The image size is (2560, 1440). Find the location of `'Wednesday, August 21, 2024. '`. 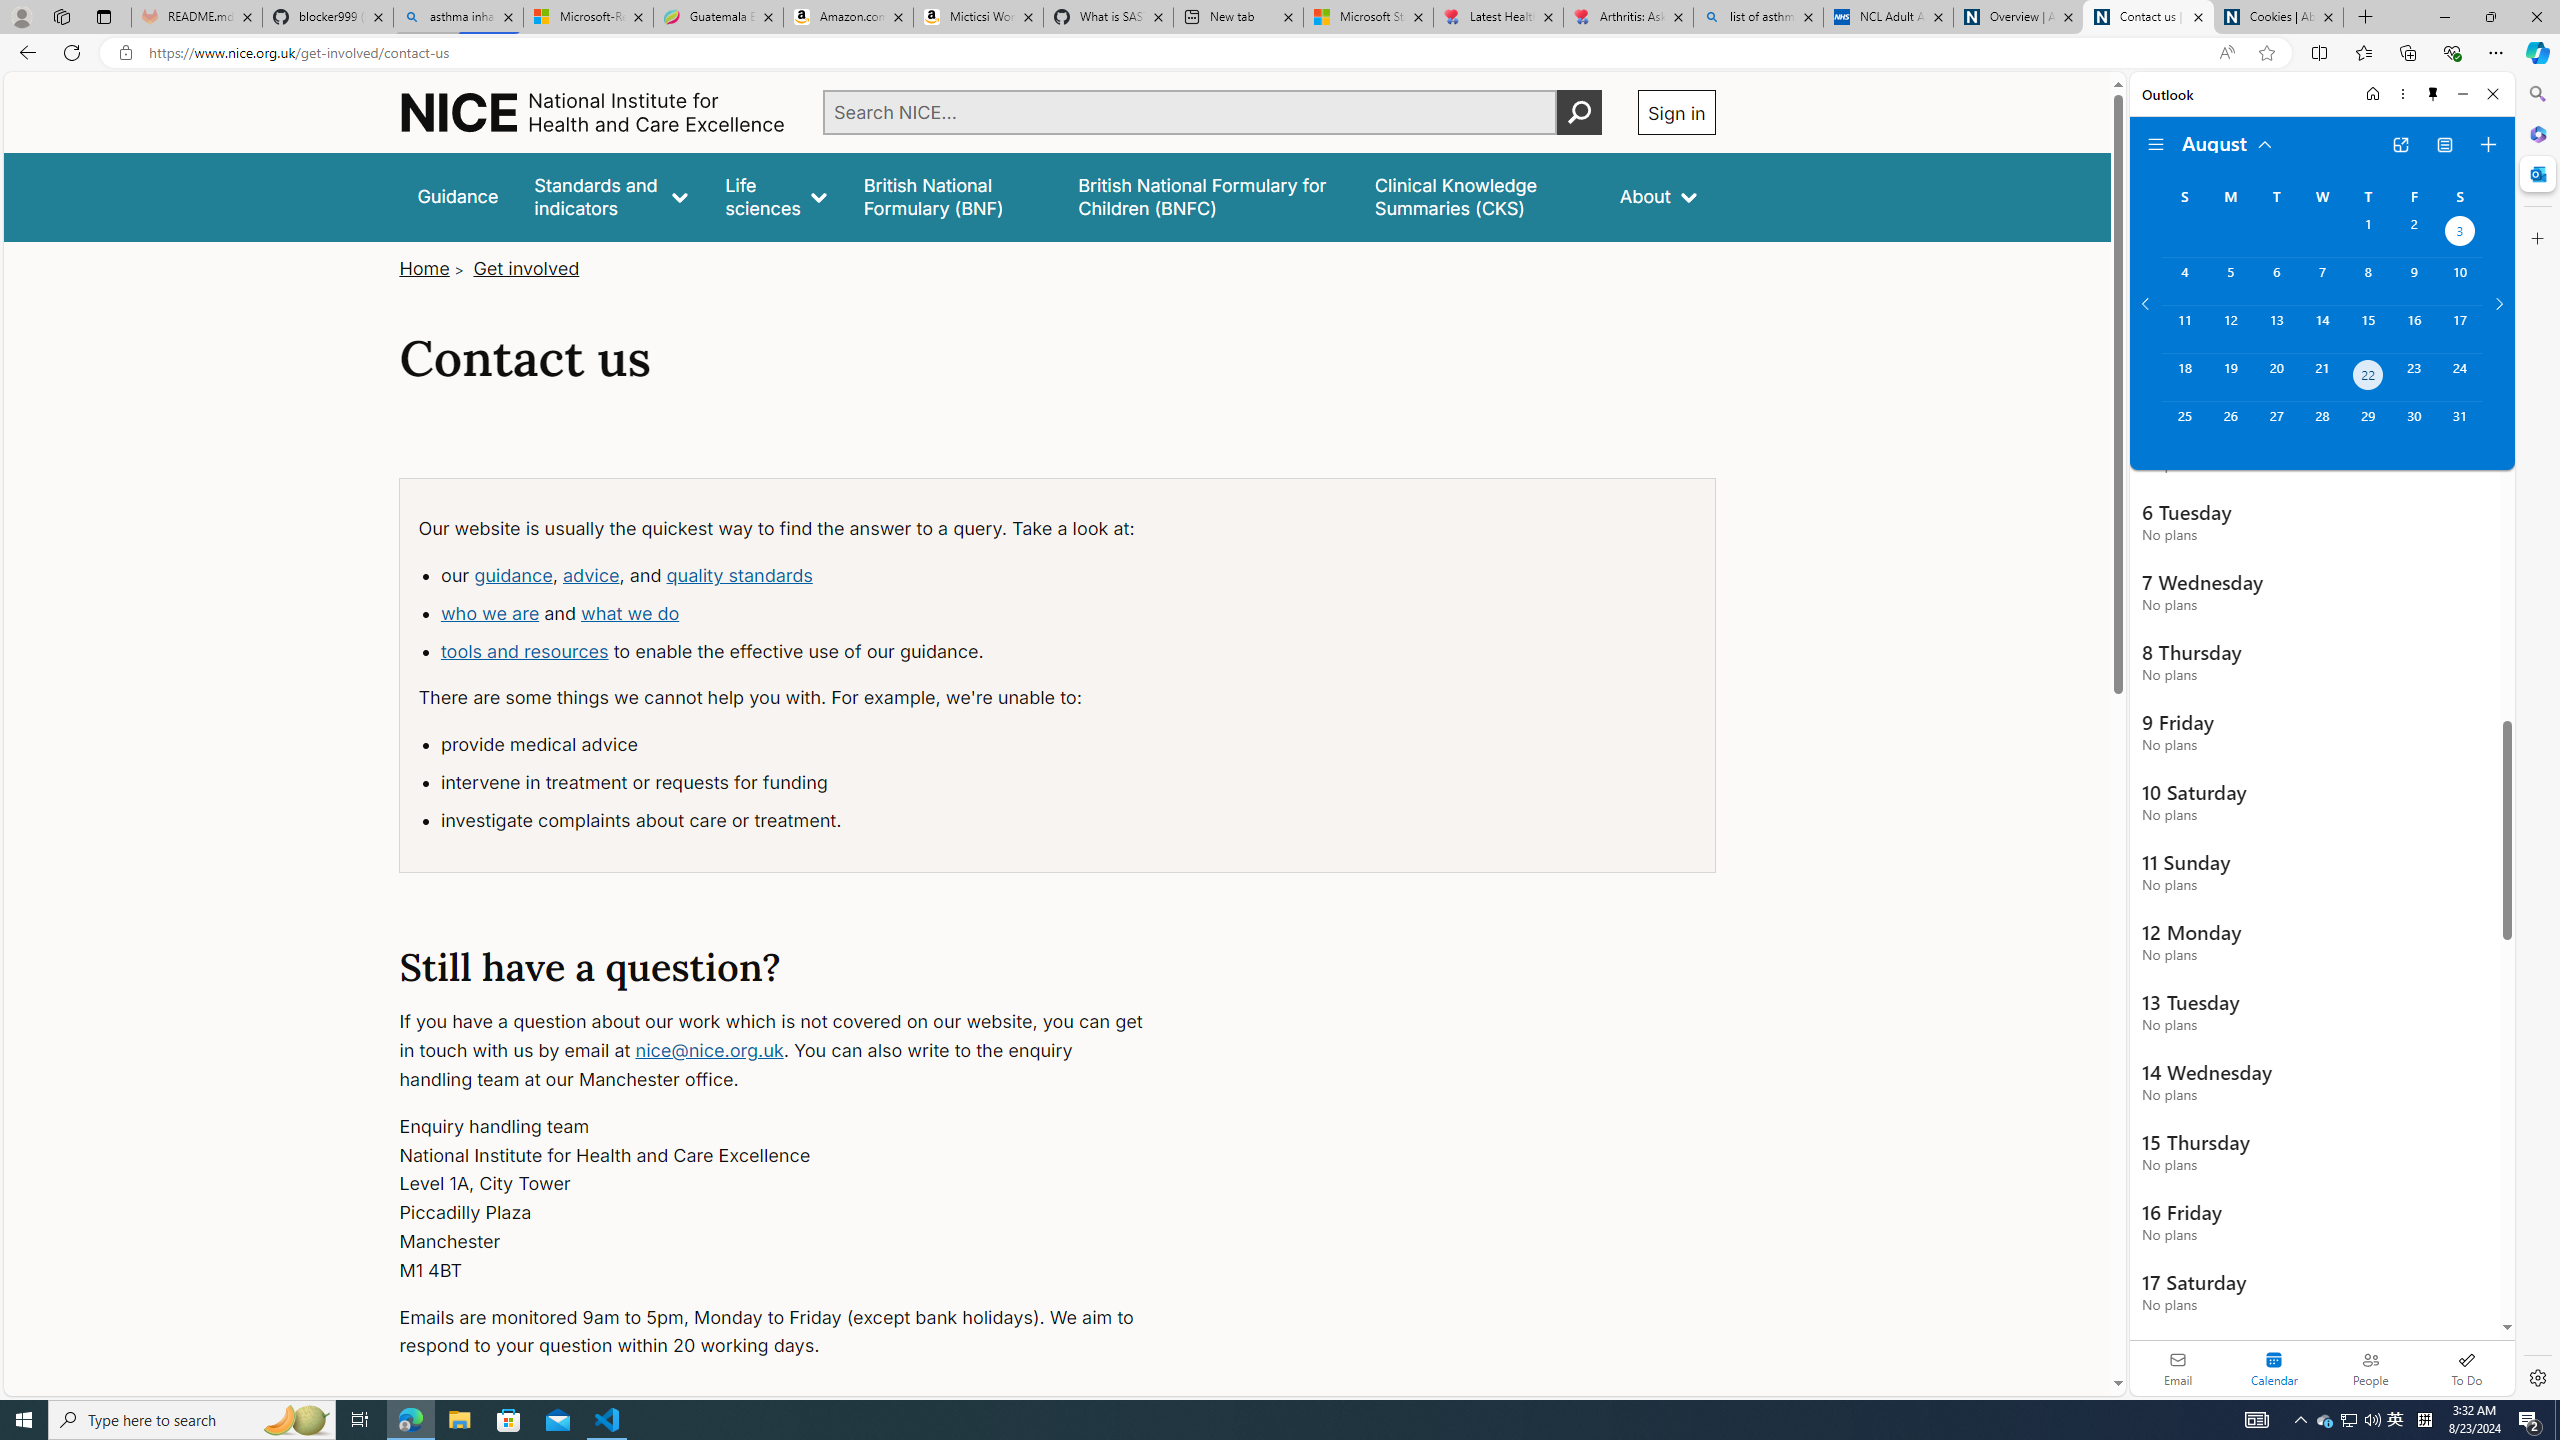

'Wednesday, August 21, 2024. ' is located at coordinates (2320, 376).